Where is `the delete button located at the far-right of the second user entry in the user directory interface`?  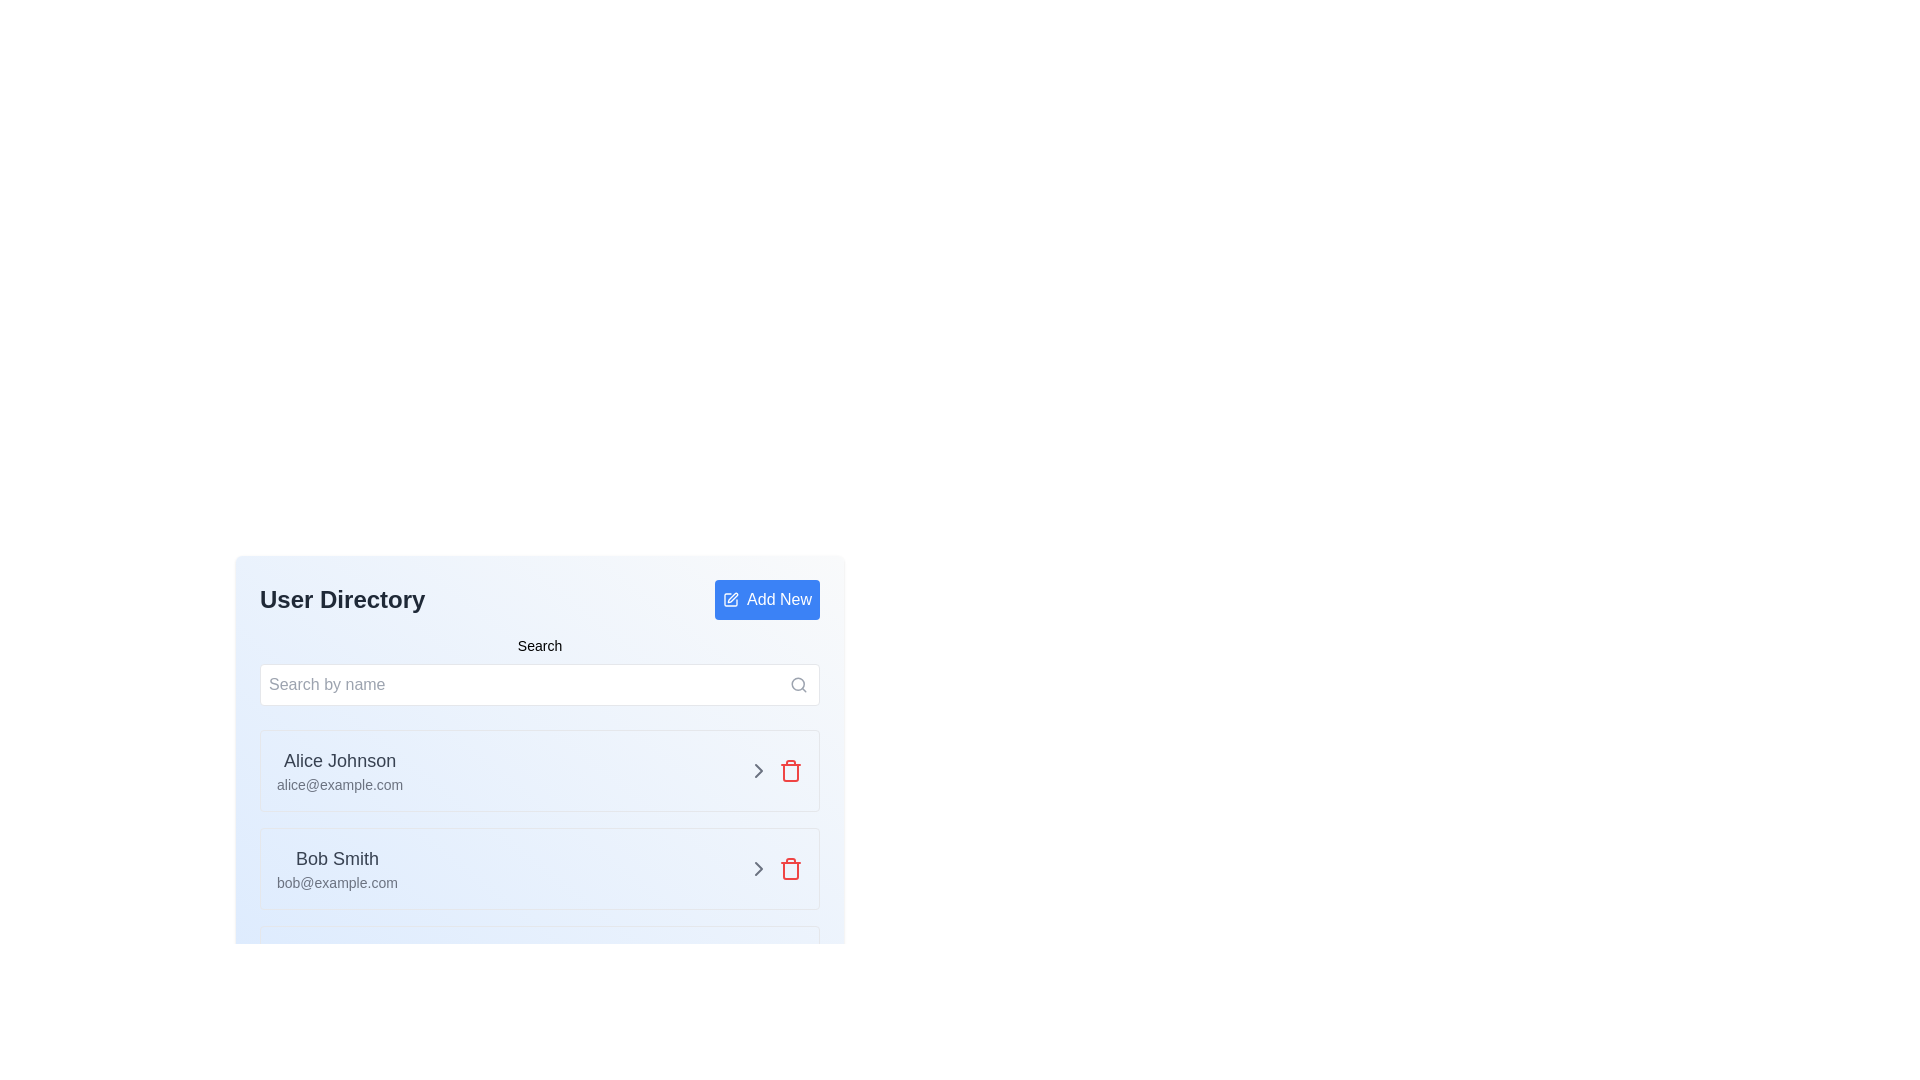
the delete button located at the far-right of the second user entry in the user directory interface is located at coordinates (790, 867).